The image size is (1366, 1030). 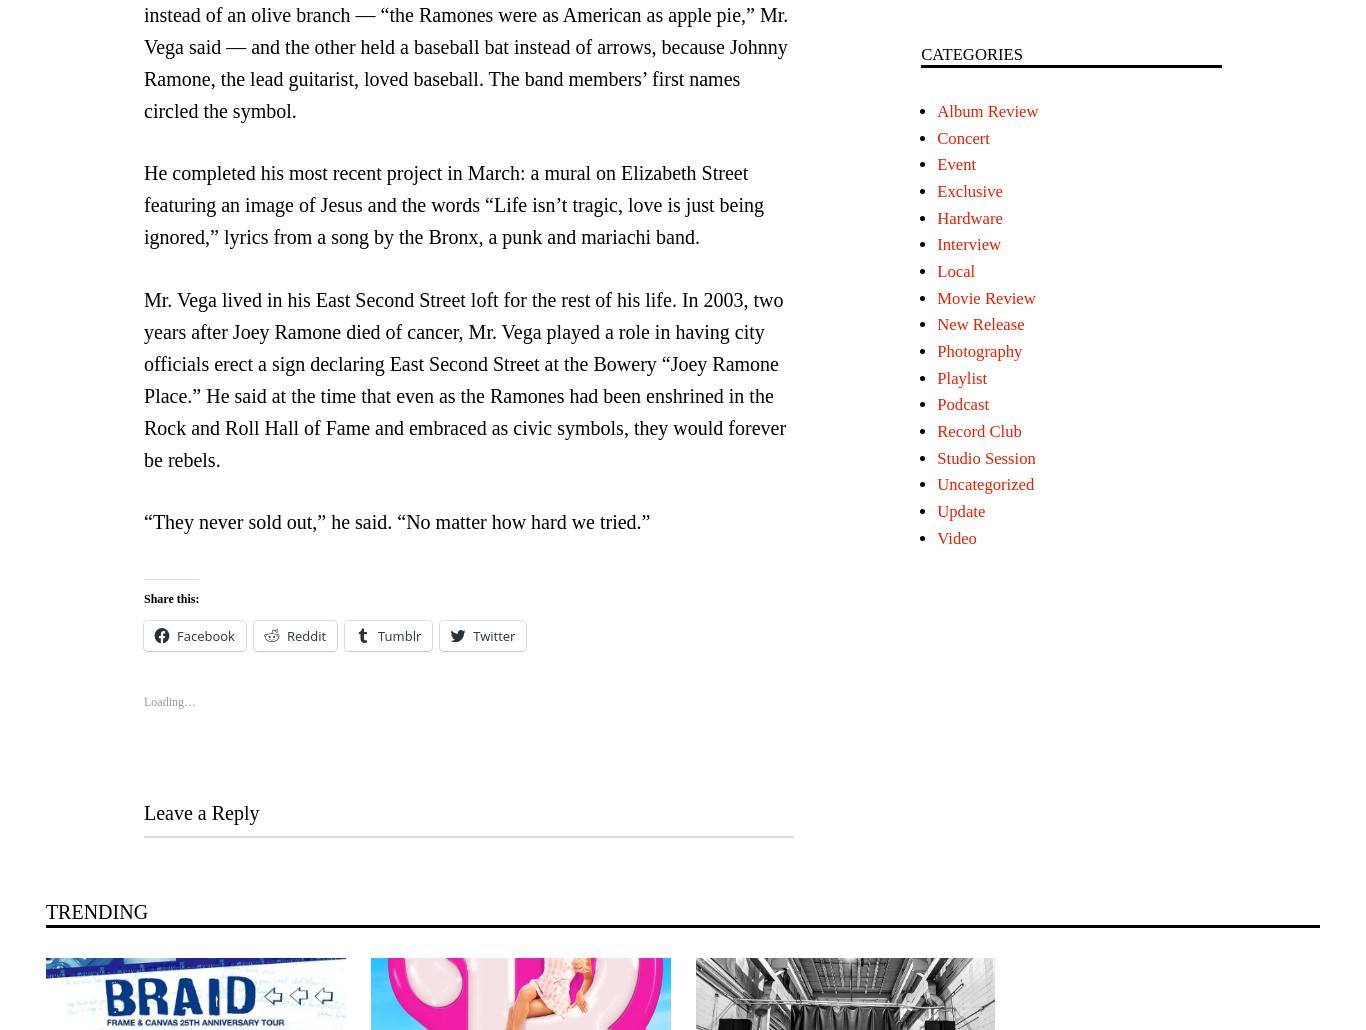 What do you see at coordinates (464, 379) in the screenshot?
I see `'Mr. Vega lived in his East Second Street loft for the rest of his life. In 2003, two years after Joey Ramone died of cancer, Mr. Vega played a role in having city officials erect a sign declaring East Second Street at the Bowery “Joey Ramone Place.” He said at the time that even as the Ramones had been enshrined in the Rock and Roll Hall of Fame and embraced as civic symbols, they would forever be rebels.'` at bounding box center [464, 379].